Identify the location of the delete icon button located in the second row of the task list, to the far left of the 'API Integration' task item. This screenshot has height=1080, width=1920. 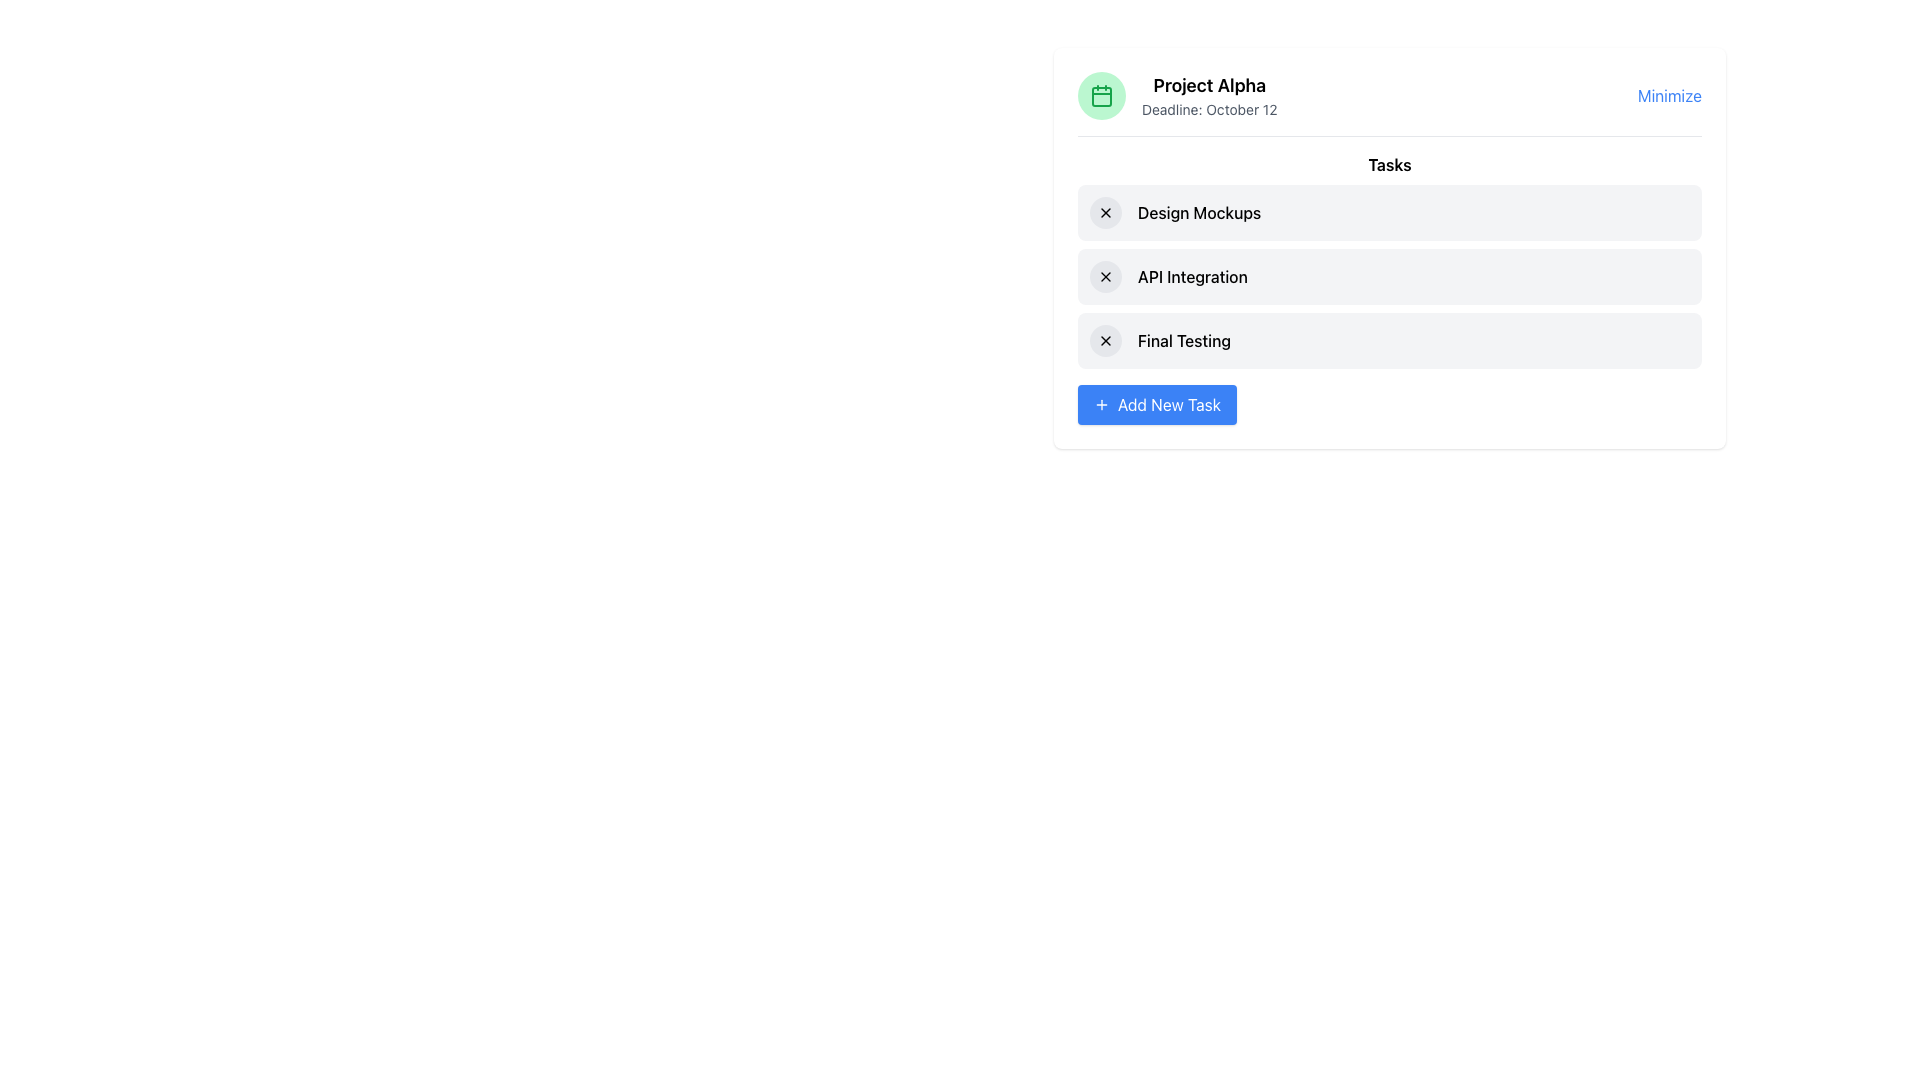
(1104, 277).